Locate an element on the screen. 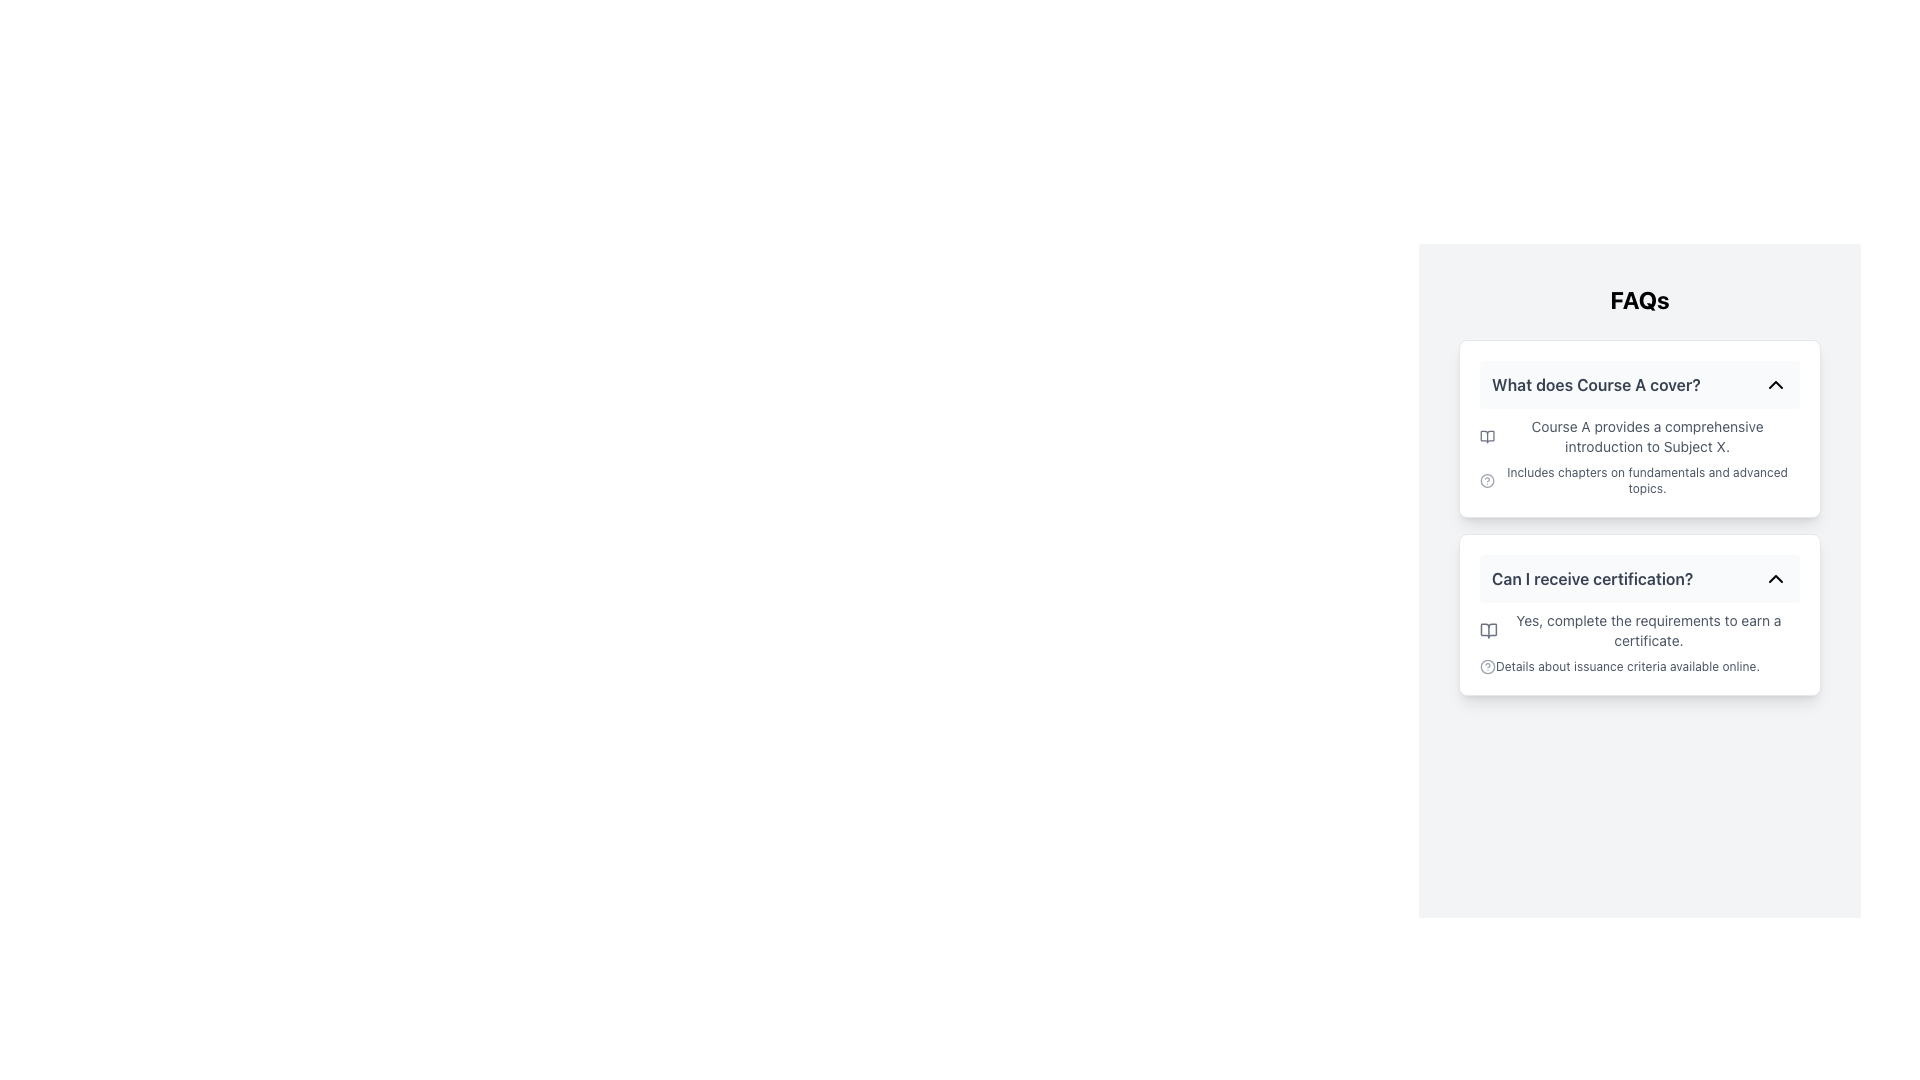 This screenshot has width=1920, height=1080. the content of the text label reading 'Can I receive certification?' which is styled in bold and dark gray, located in the second collapsible section of the FAQ list is located at coordinates (1591, 578).